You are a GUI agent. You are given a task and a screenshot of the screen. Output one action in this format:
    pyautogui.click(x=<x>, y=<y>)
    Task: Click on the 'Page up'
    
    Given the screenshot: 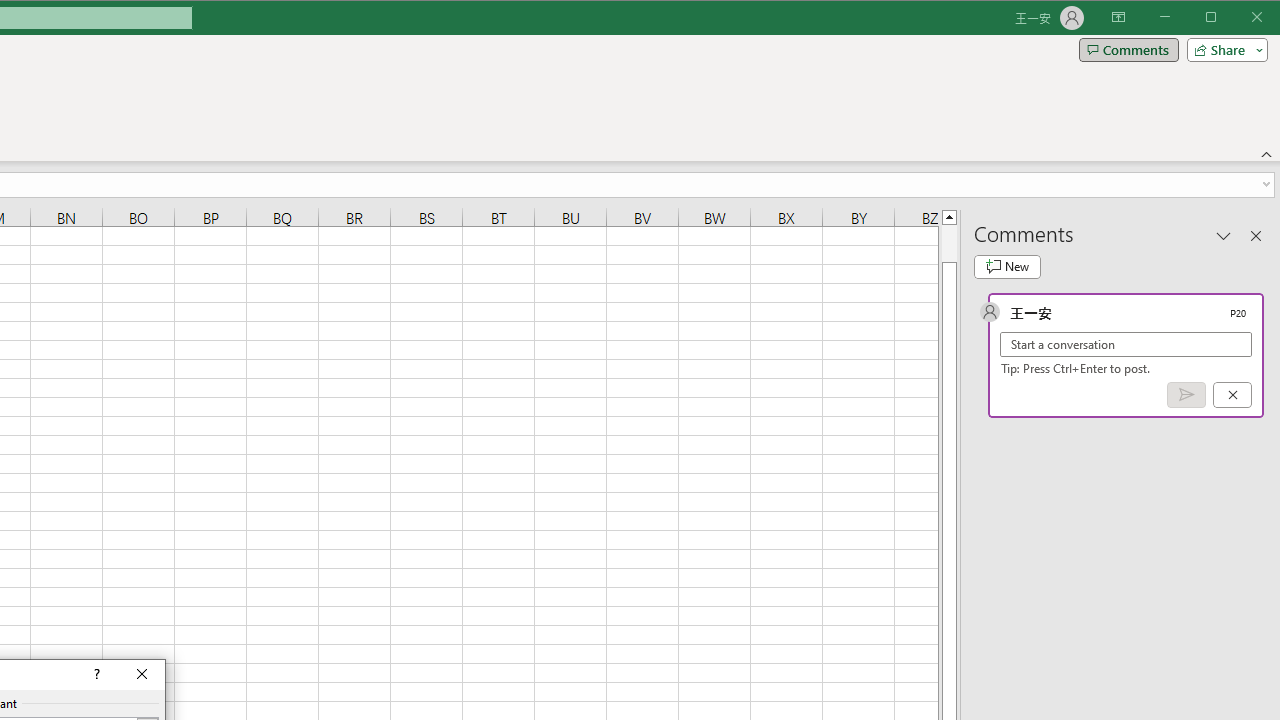 What is the action you would take?
    pyautogui.click(x=948, y=242)
    